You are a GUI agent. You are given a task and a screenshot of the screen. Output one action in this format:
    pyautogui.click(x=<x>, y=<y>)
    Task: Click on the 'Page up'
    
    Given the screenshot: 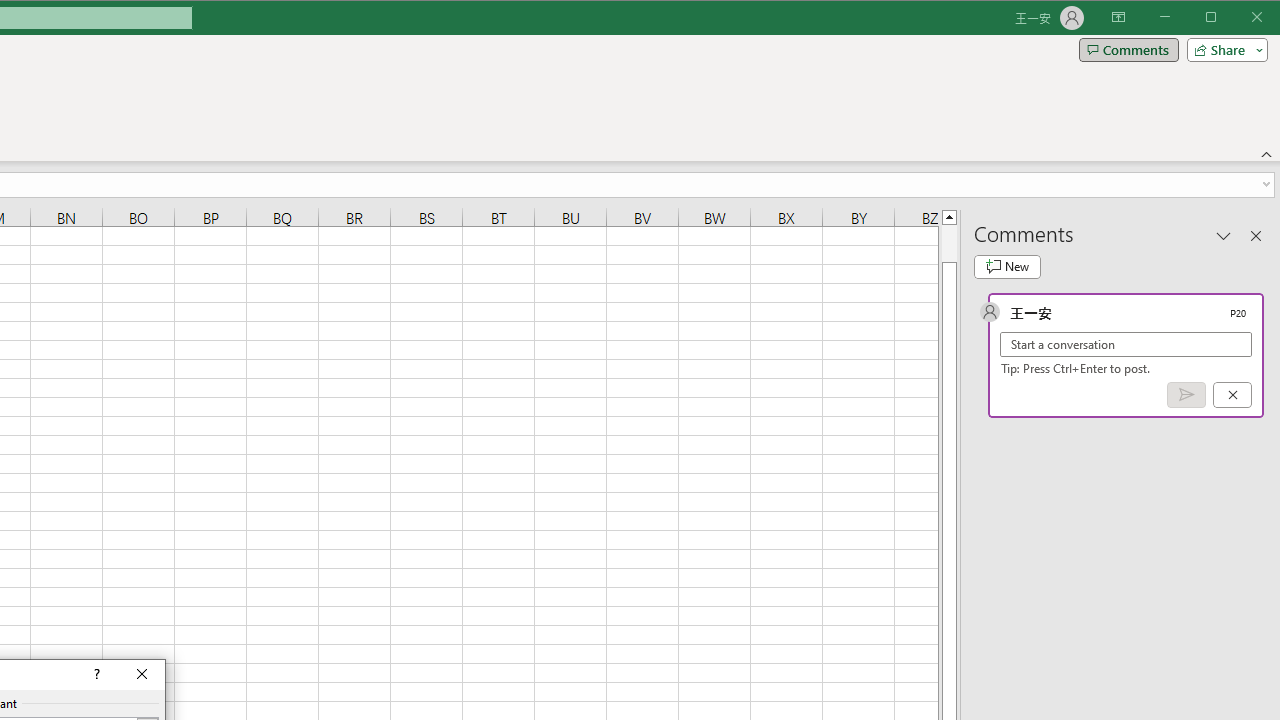 What is the action you would take?
    pyautogui.click(x=948, y=242)
    